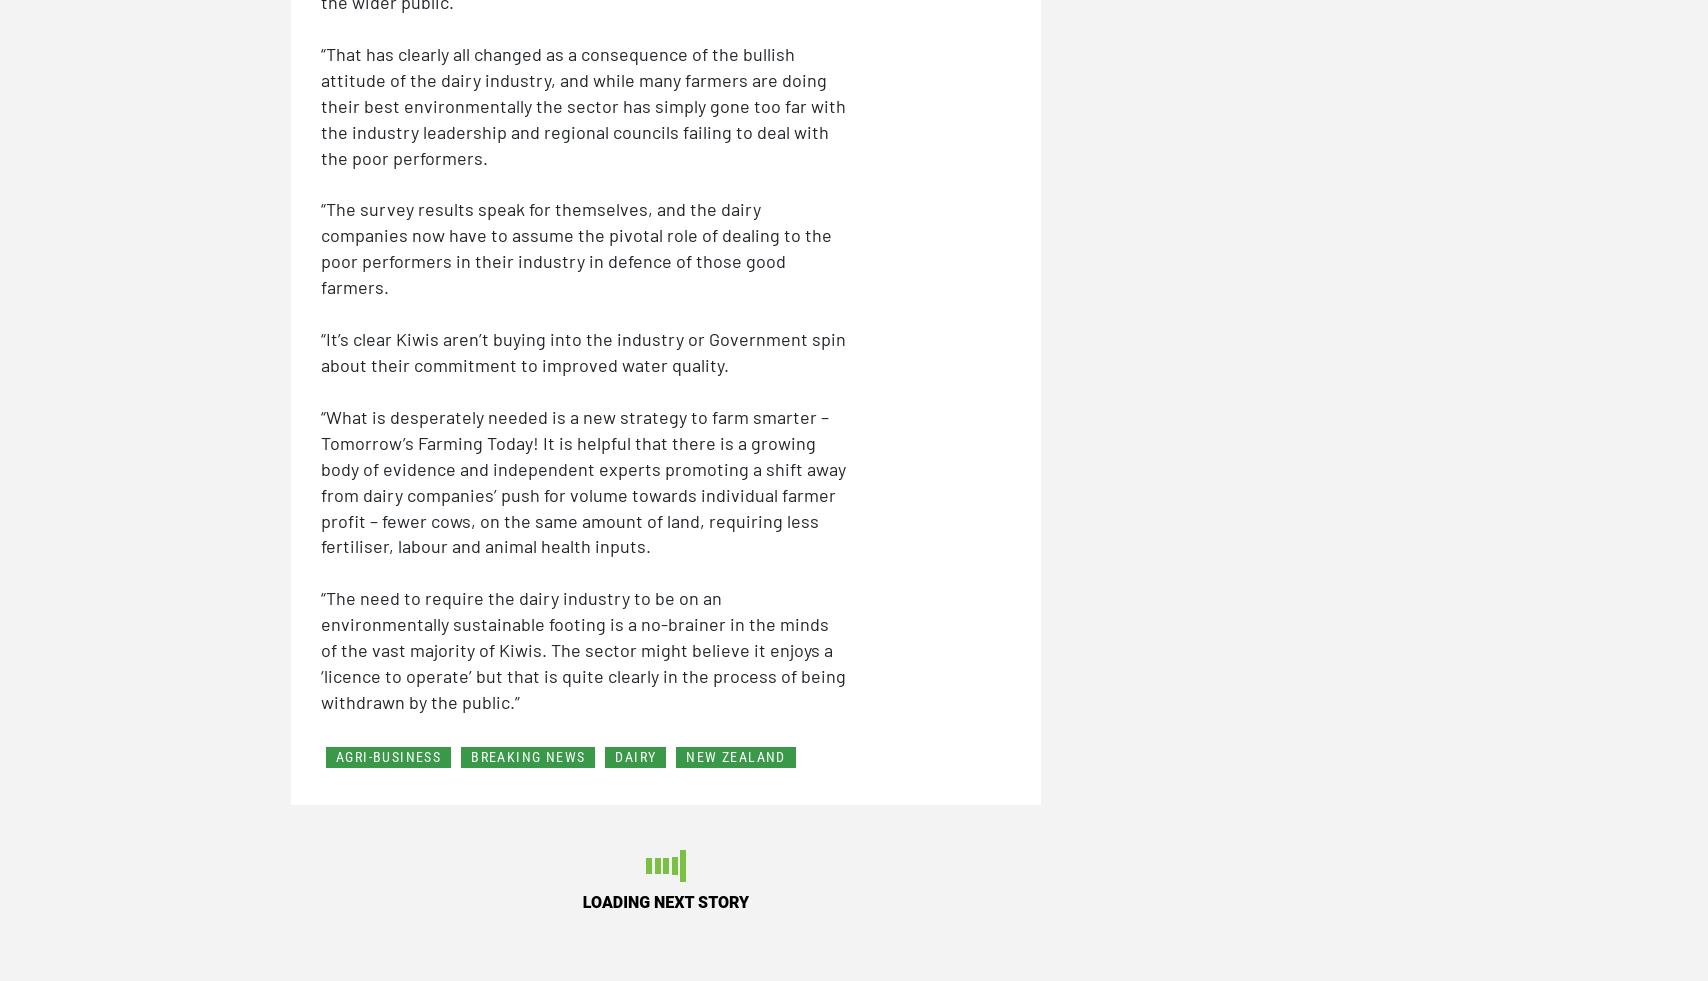 Image resolution: width=1708 pixels, height=981 pixels. What do you see at coordinates (583, 103) in the screenshot?
I see `'“That has clearly all changed as a consequence of the bullish attitude of the dairy industry, and while many farmers are doing their best environmentally the sector has simply gone too far with the industry leadership and regional councils failing to deal with the poor performers.'` at bounding box center [583, 103].